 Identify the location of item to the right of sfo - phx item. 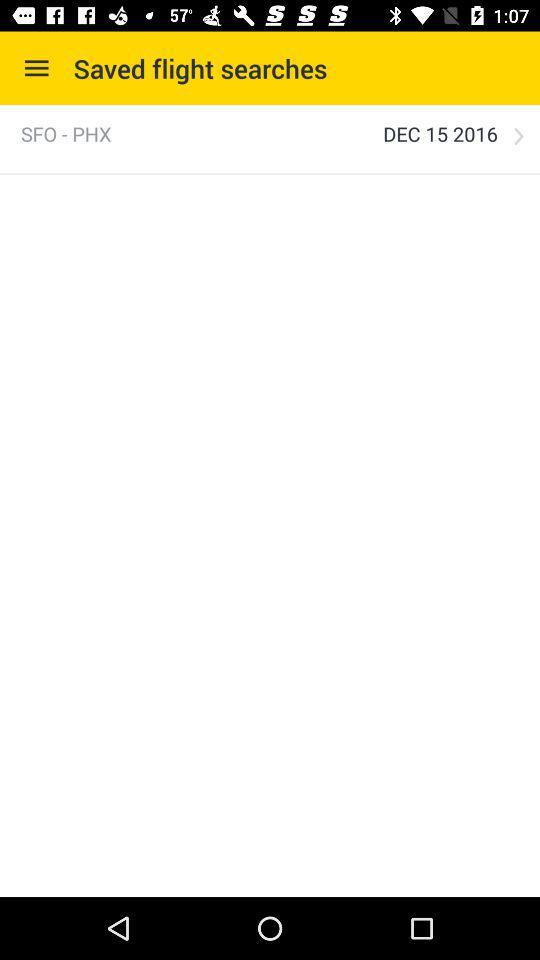
(440, 133).